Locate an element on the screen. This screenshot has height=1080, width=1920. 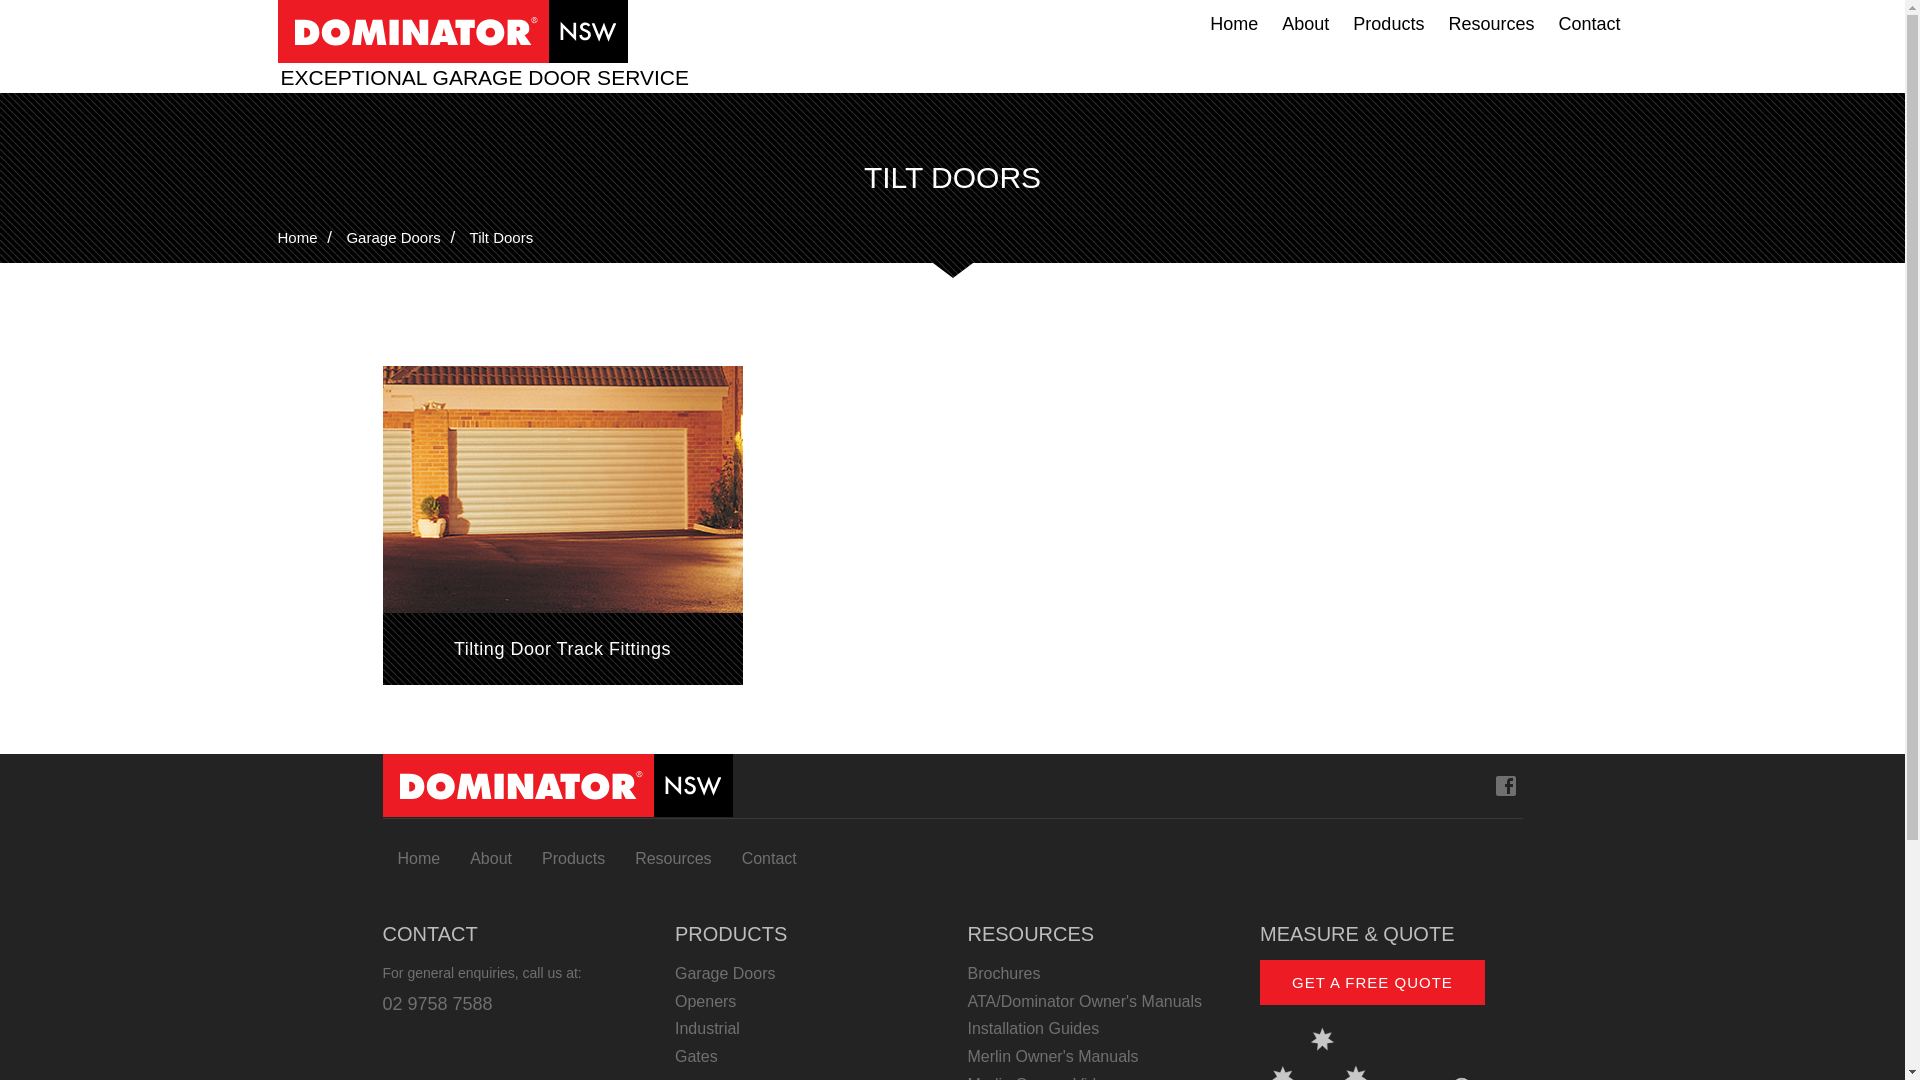
'Brochures' is located at coordinates (1098, 973).